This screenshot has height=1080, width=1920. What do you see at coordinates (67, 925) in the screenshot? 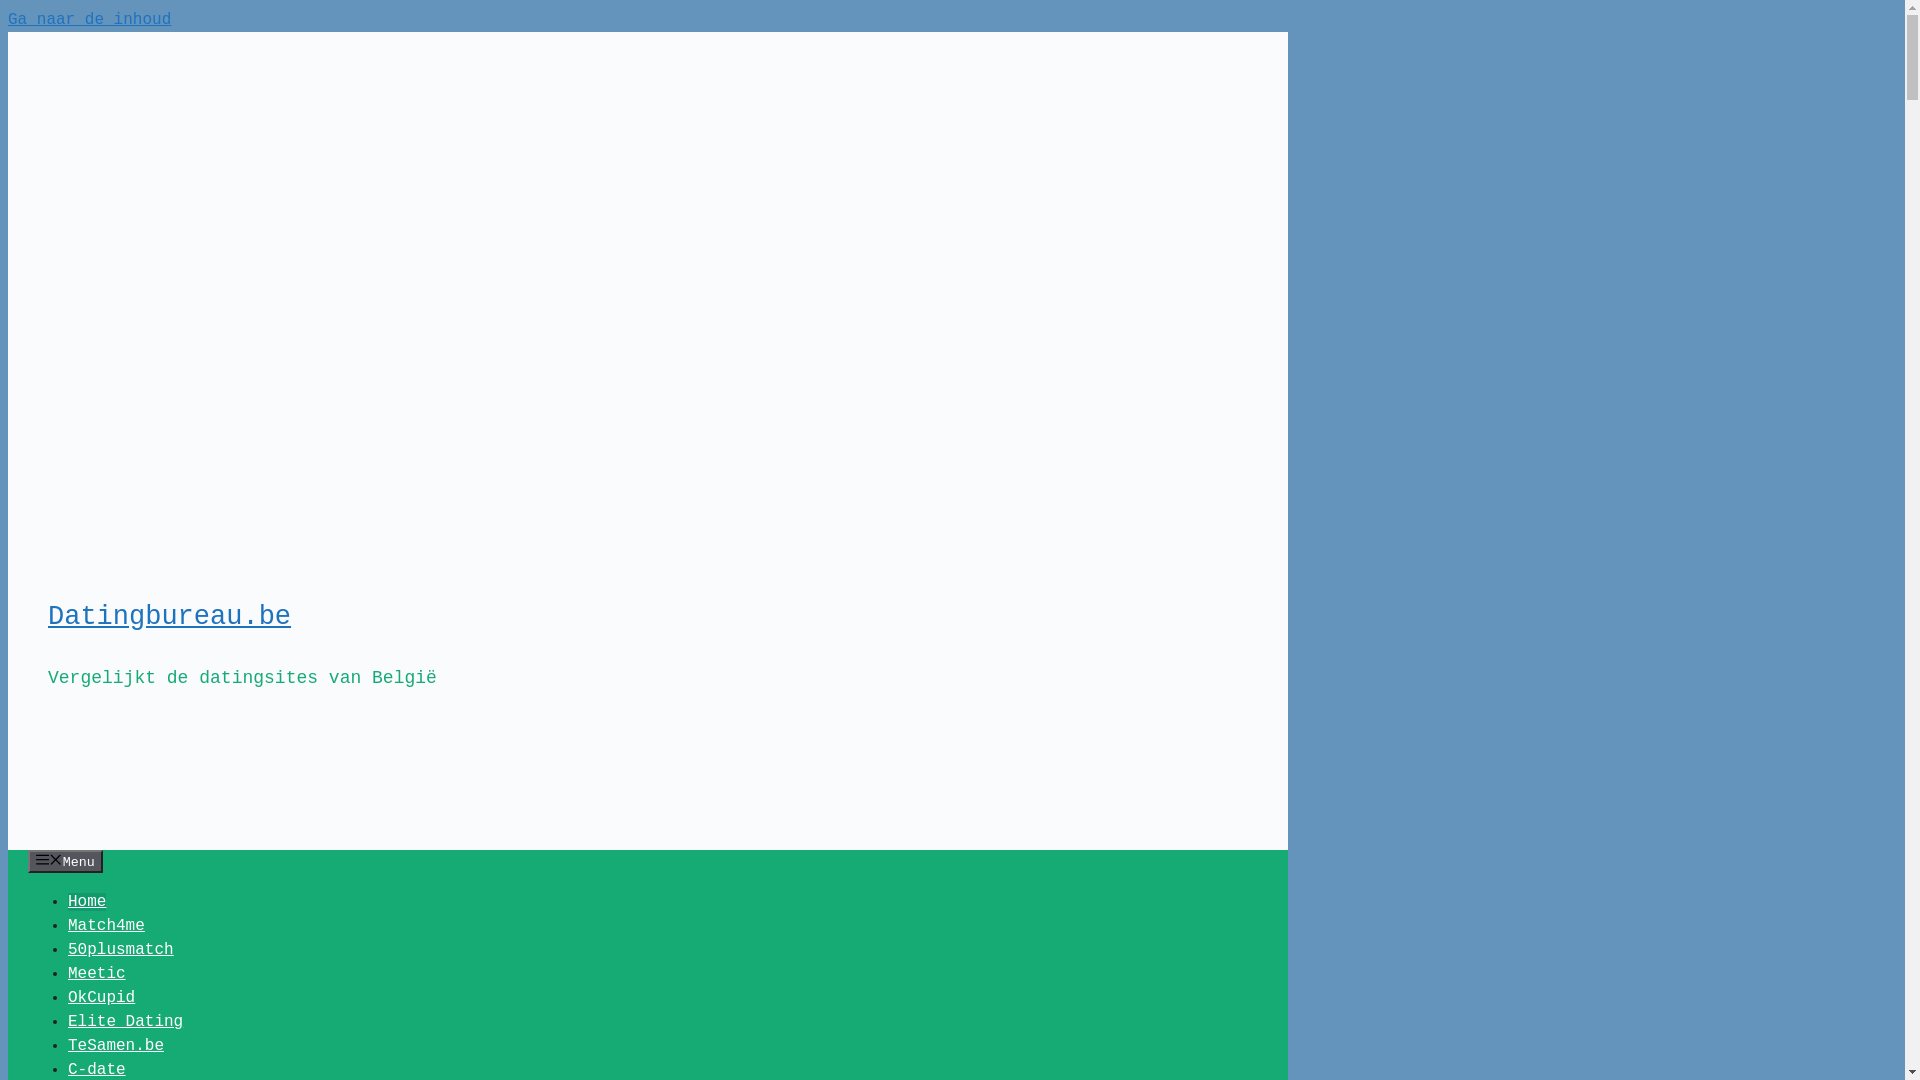
I see `'Match4me'` at bounding box center [67, 925].